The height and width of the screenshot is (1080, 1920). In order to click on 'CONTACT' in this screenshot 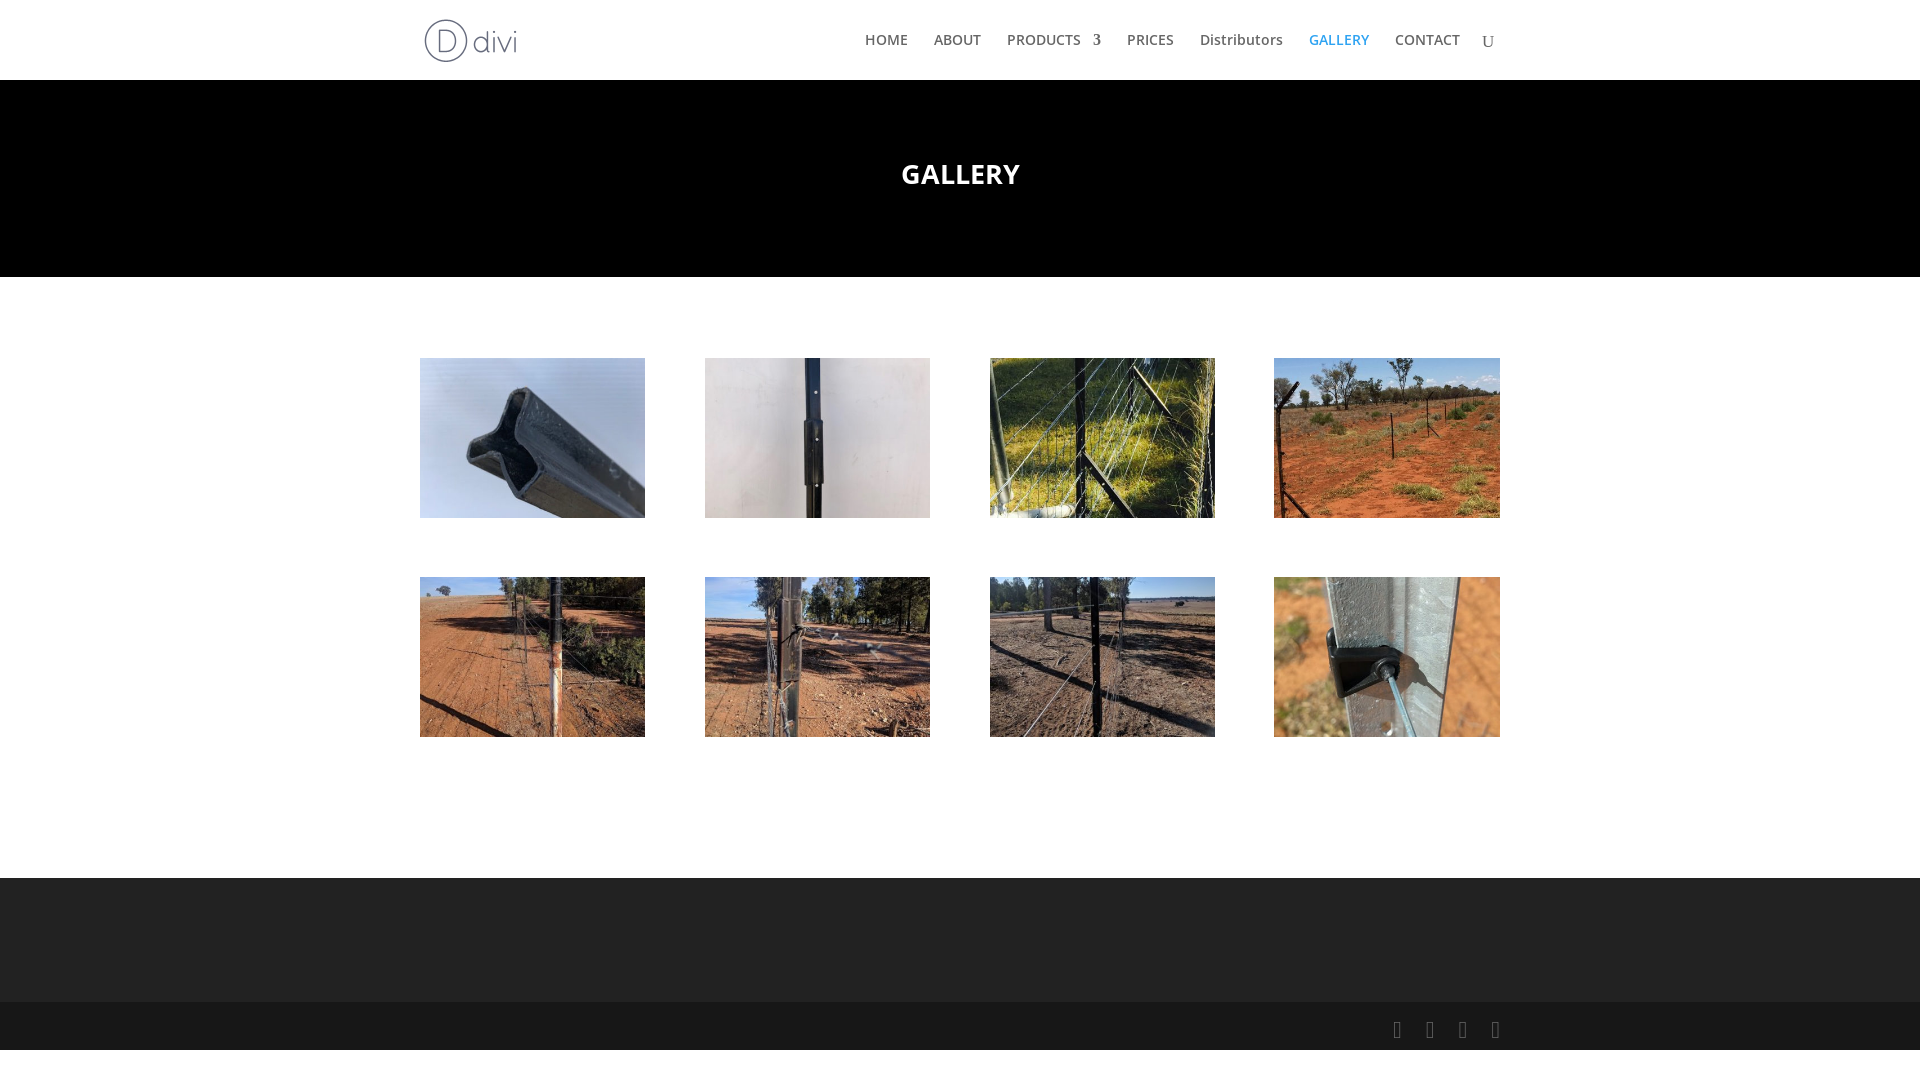, I will do `click(1426, 55)`.